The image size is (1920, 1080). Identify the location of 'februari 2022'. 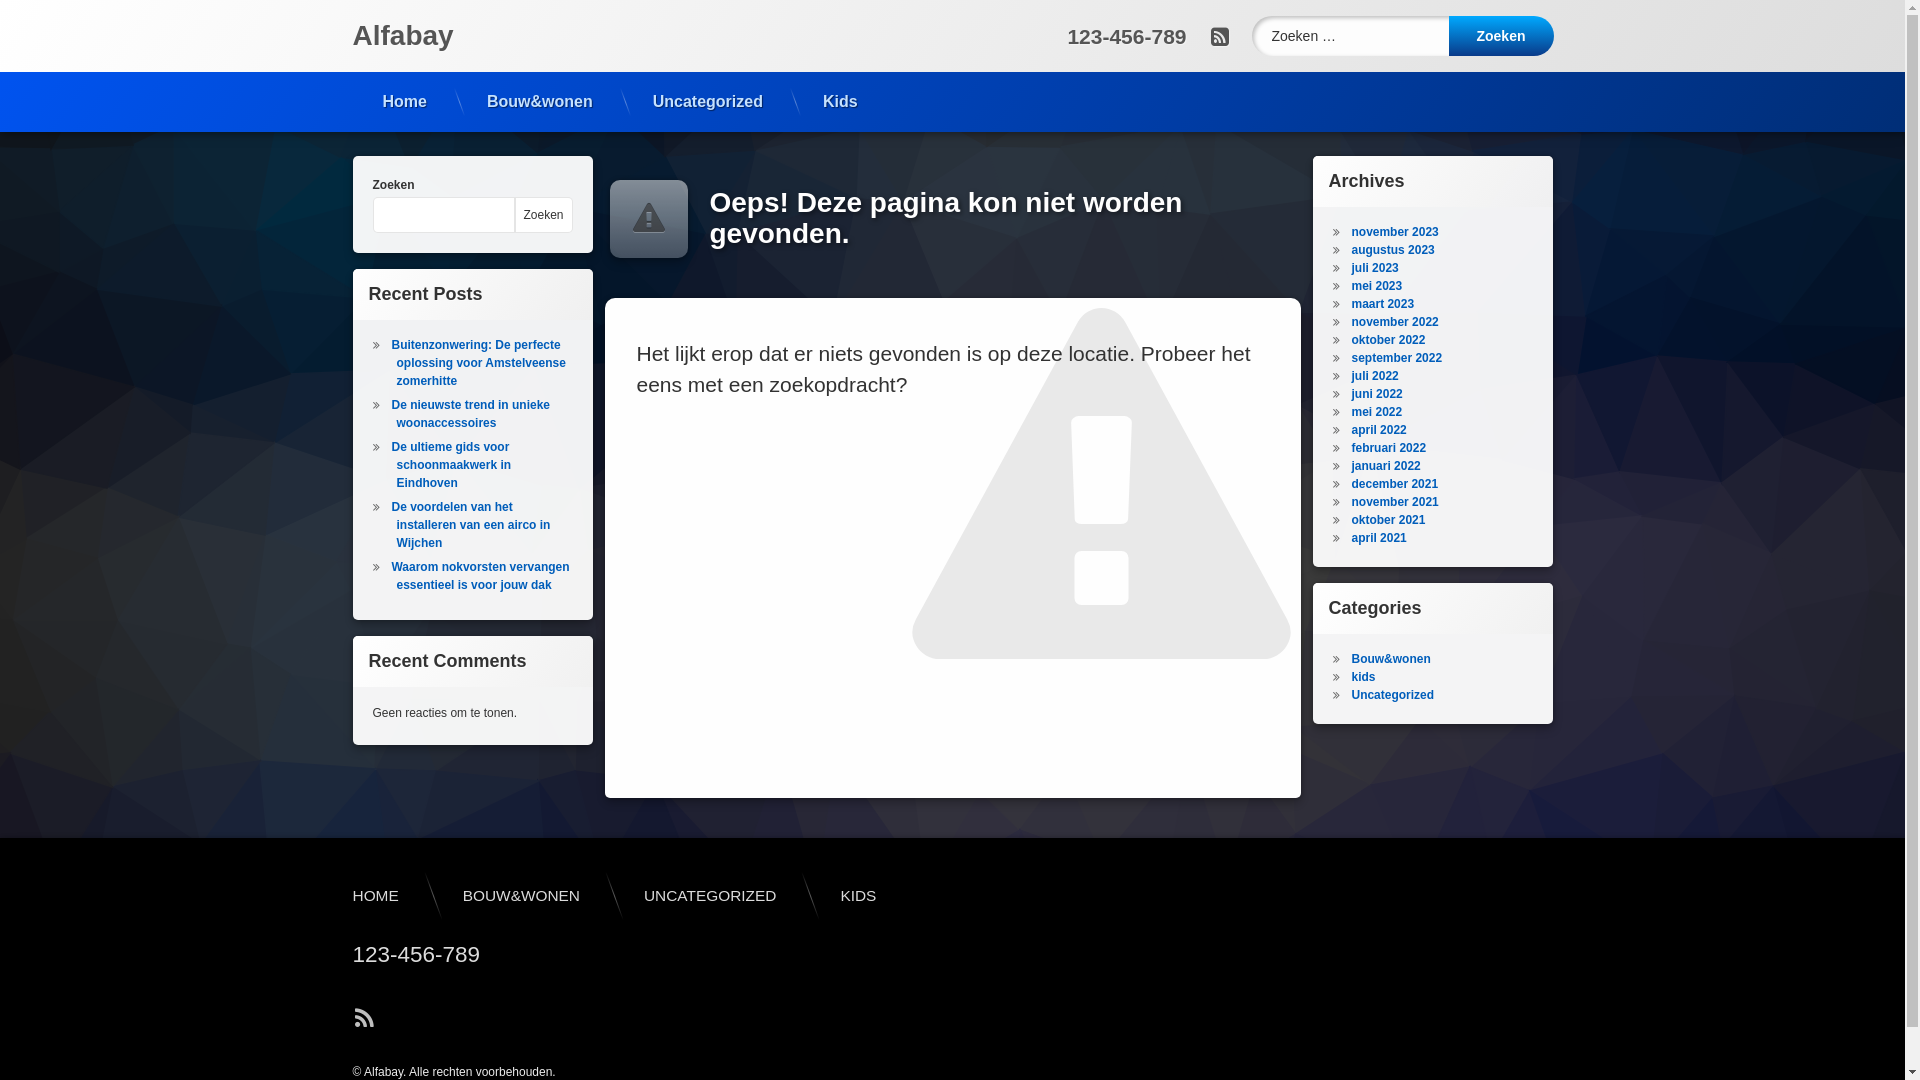
(1387, 446).